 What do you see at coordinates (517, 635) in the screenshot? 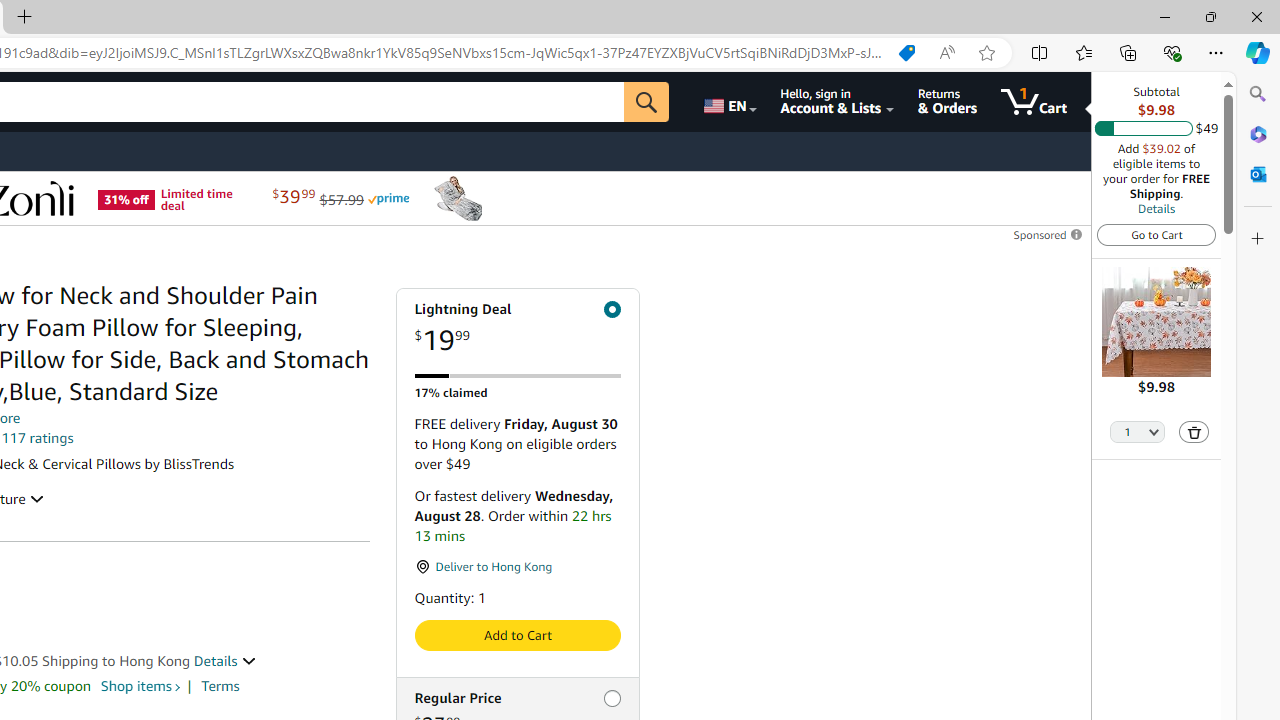
I see `'Add to Cart'` at bounding box center [517, 635].